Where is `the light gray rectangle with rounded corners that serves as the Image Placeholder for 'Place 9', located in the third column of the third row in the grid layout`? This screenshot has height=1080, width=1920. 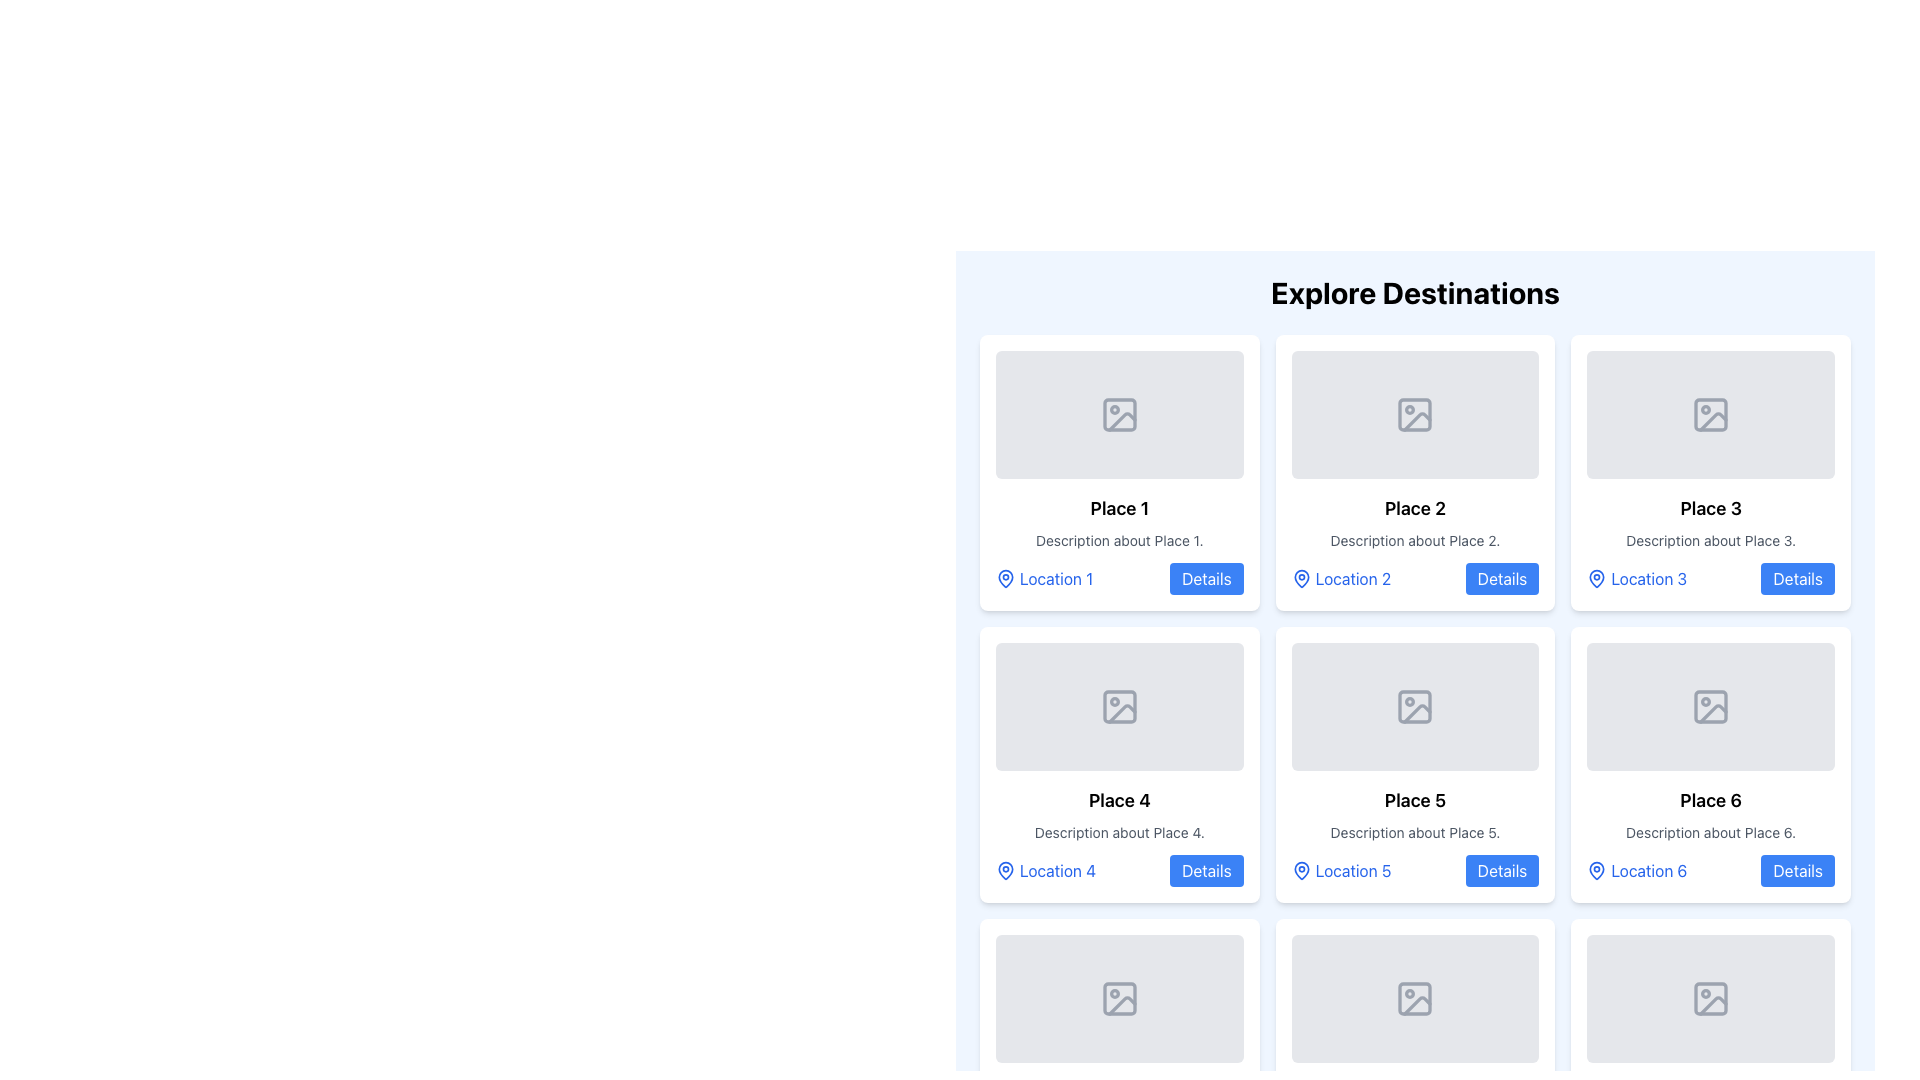 the light gray rectangle with rounded corners that serves as the Image Placeholder for 'Place 9', located in the third column of the third row in the grid layout is located at coordinates (1710, 999).